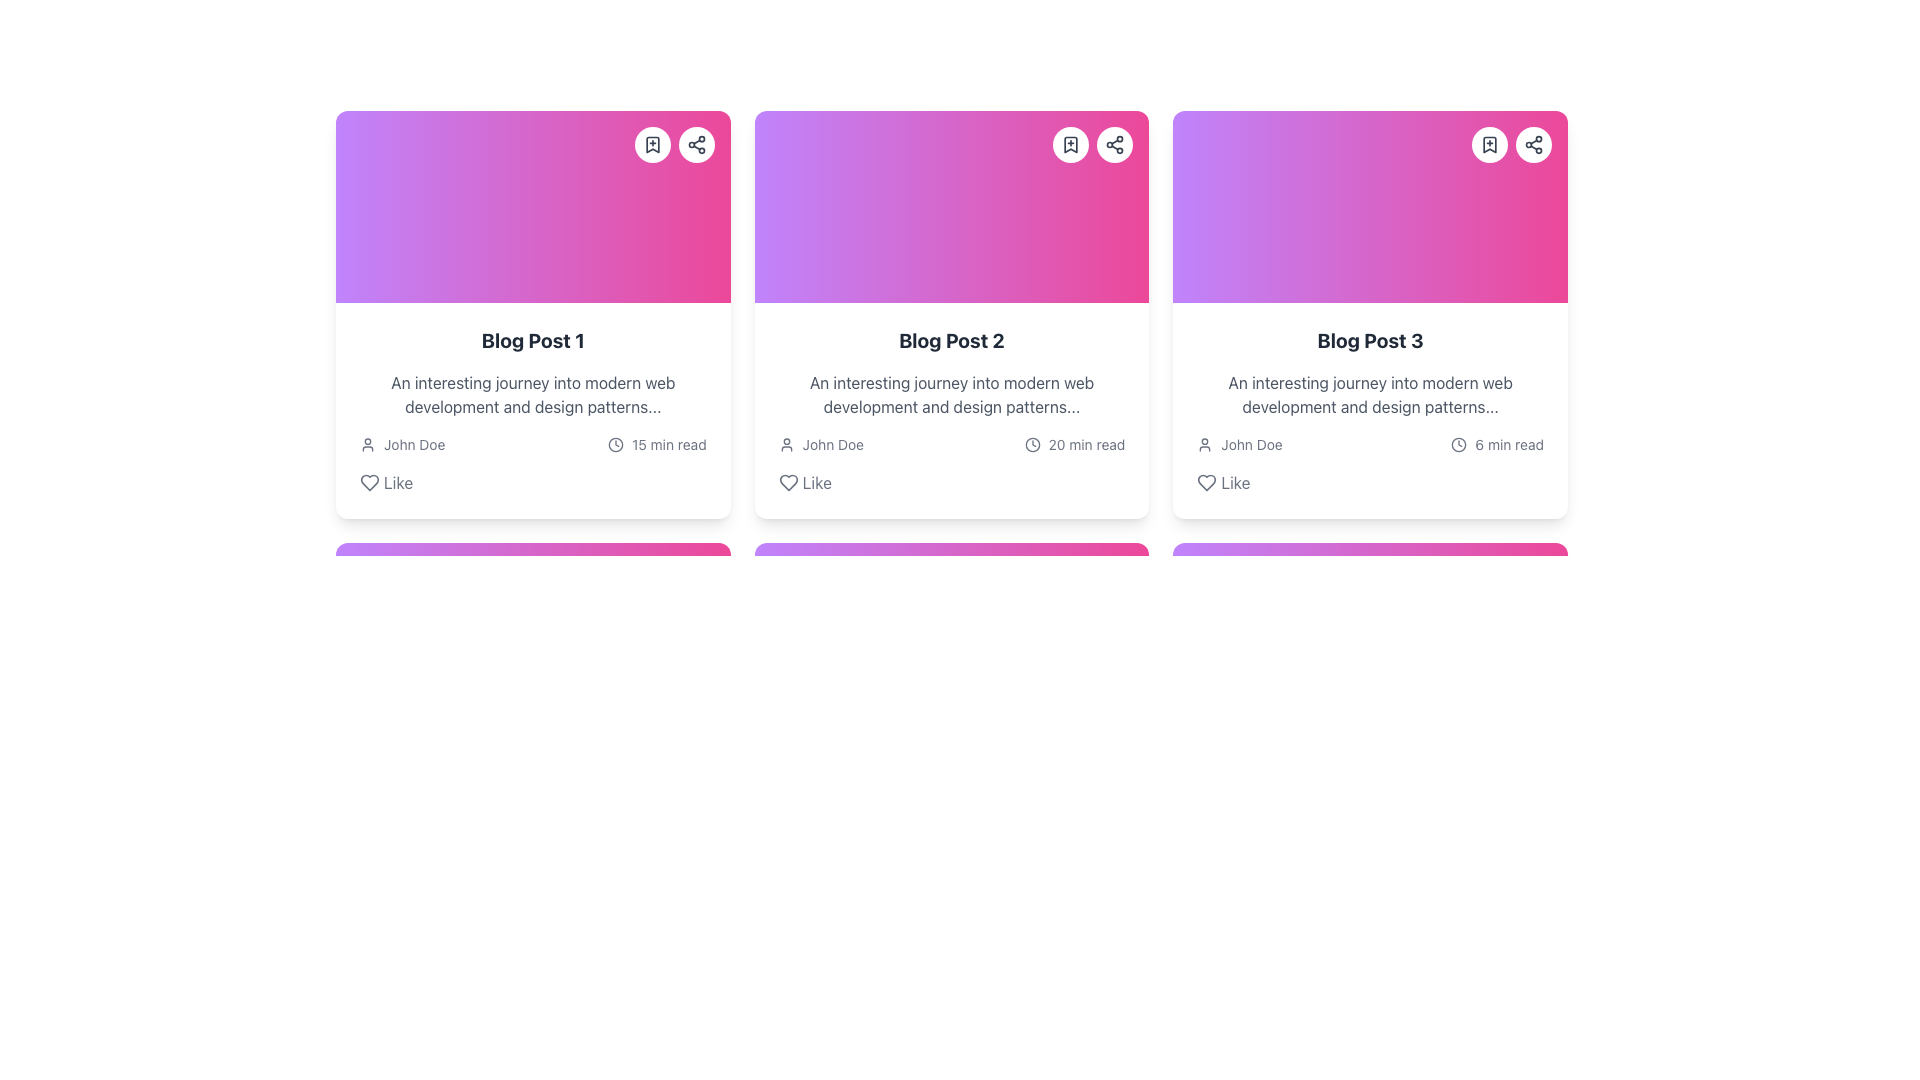 Image resolution: width=1920 pixels, height=1080 pixels. Describe the element at coordinates (1459, 443) in the screenshot. I see `the clock icon, which is part of the third card in a series of horizontally displayed cards, indicating time with two hands and located to the left of the text '6 min read'` at that location.